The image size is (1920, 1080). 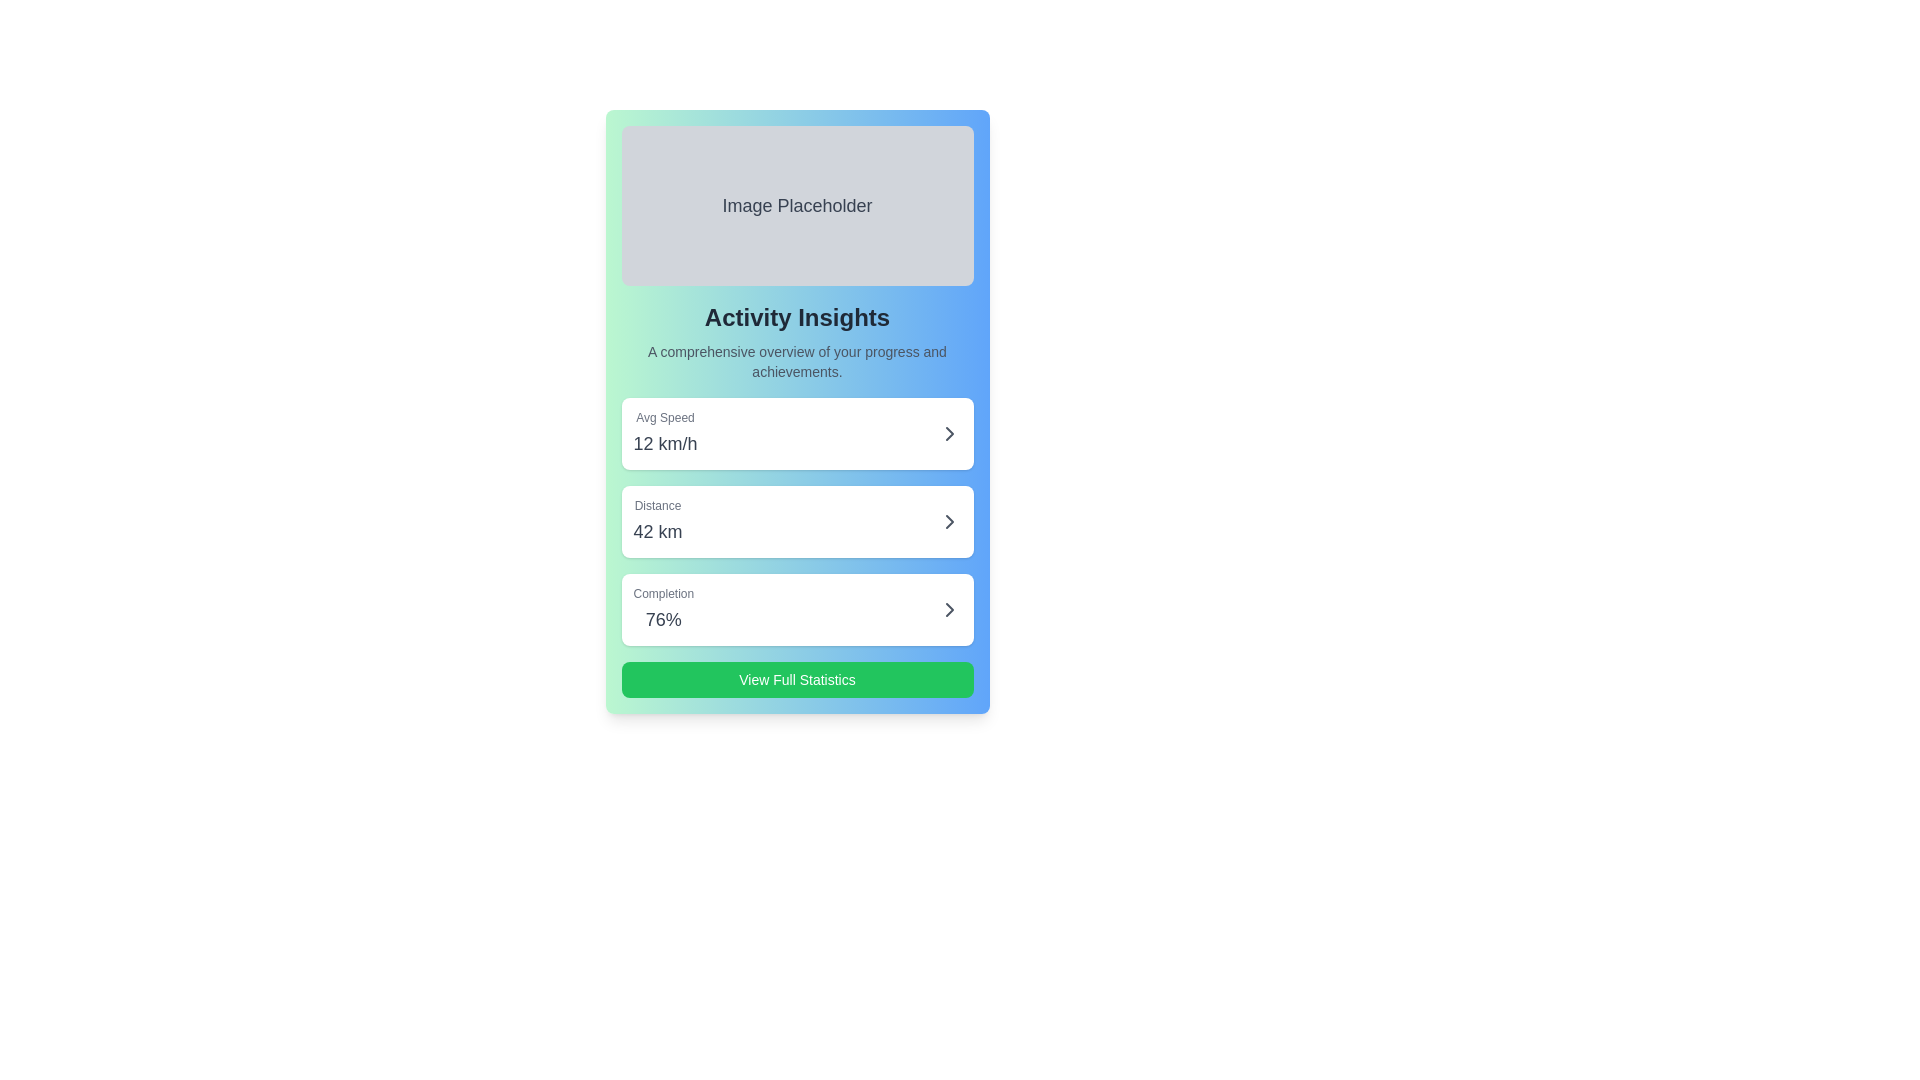 What do you see at coordinates (663, 619) in the screenshot?
I see `the completion percentage label located below the 'Completion' text in the card-like section of the interface` at bounding box center [663, 619].